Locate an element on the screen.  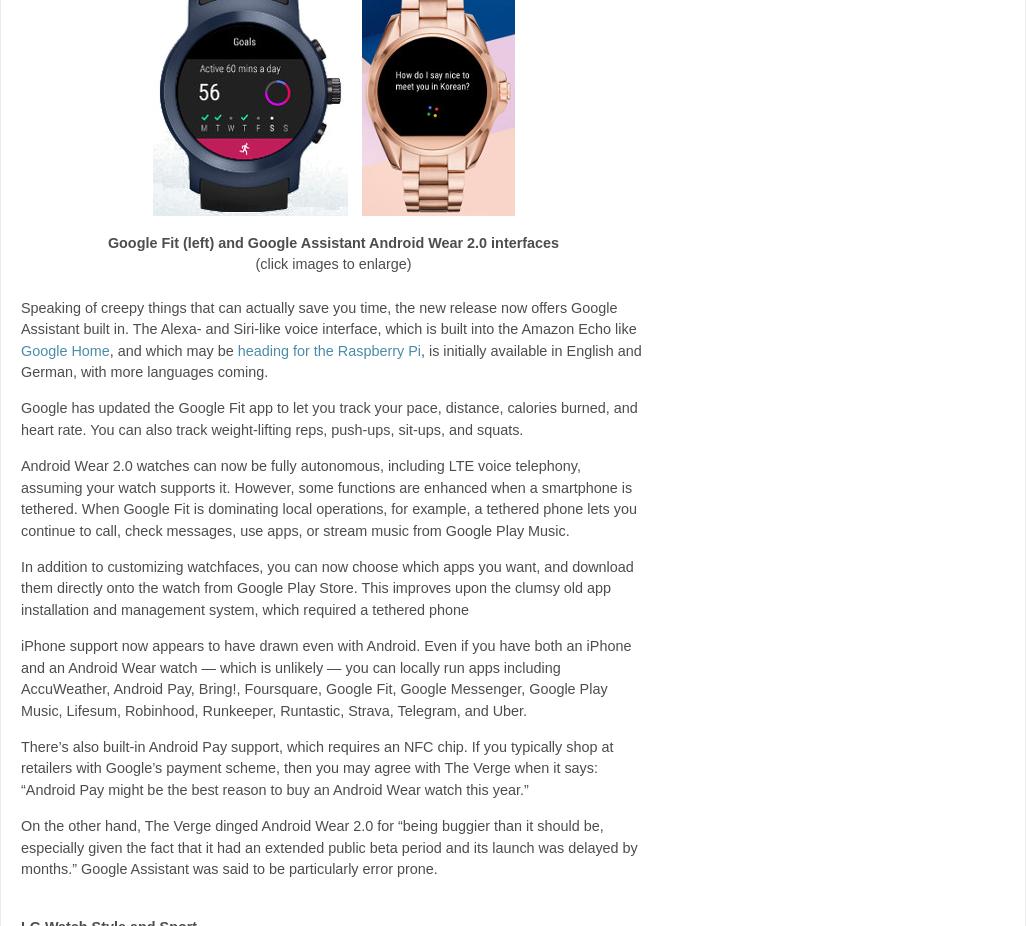
'heading for the Raspberry Pi' is located at coordinates (328, 350).